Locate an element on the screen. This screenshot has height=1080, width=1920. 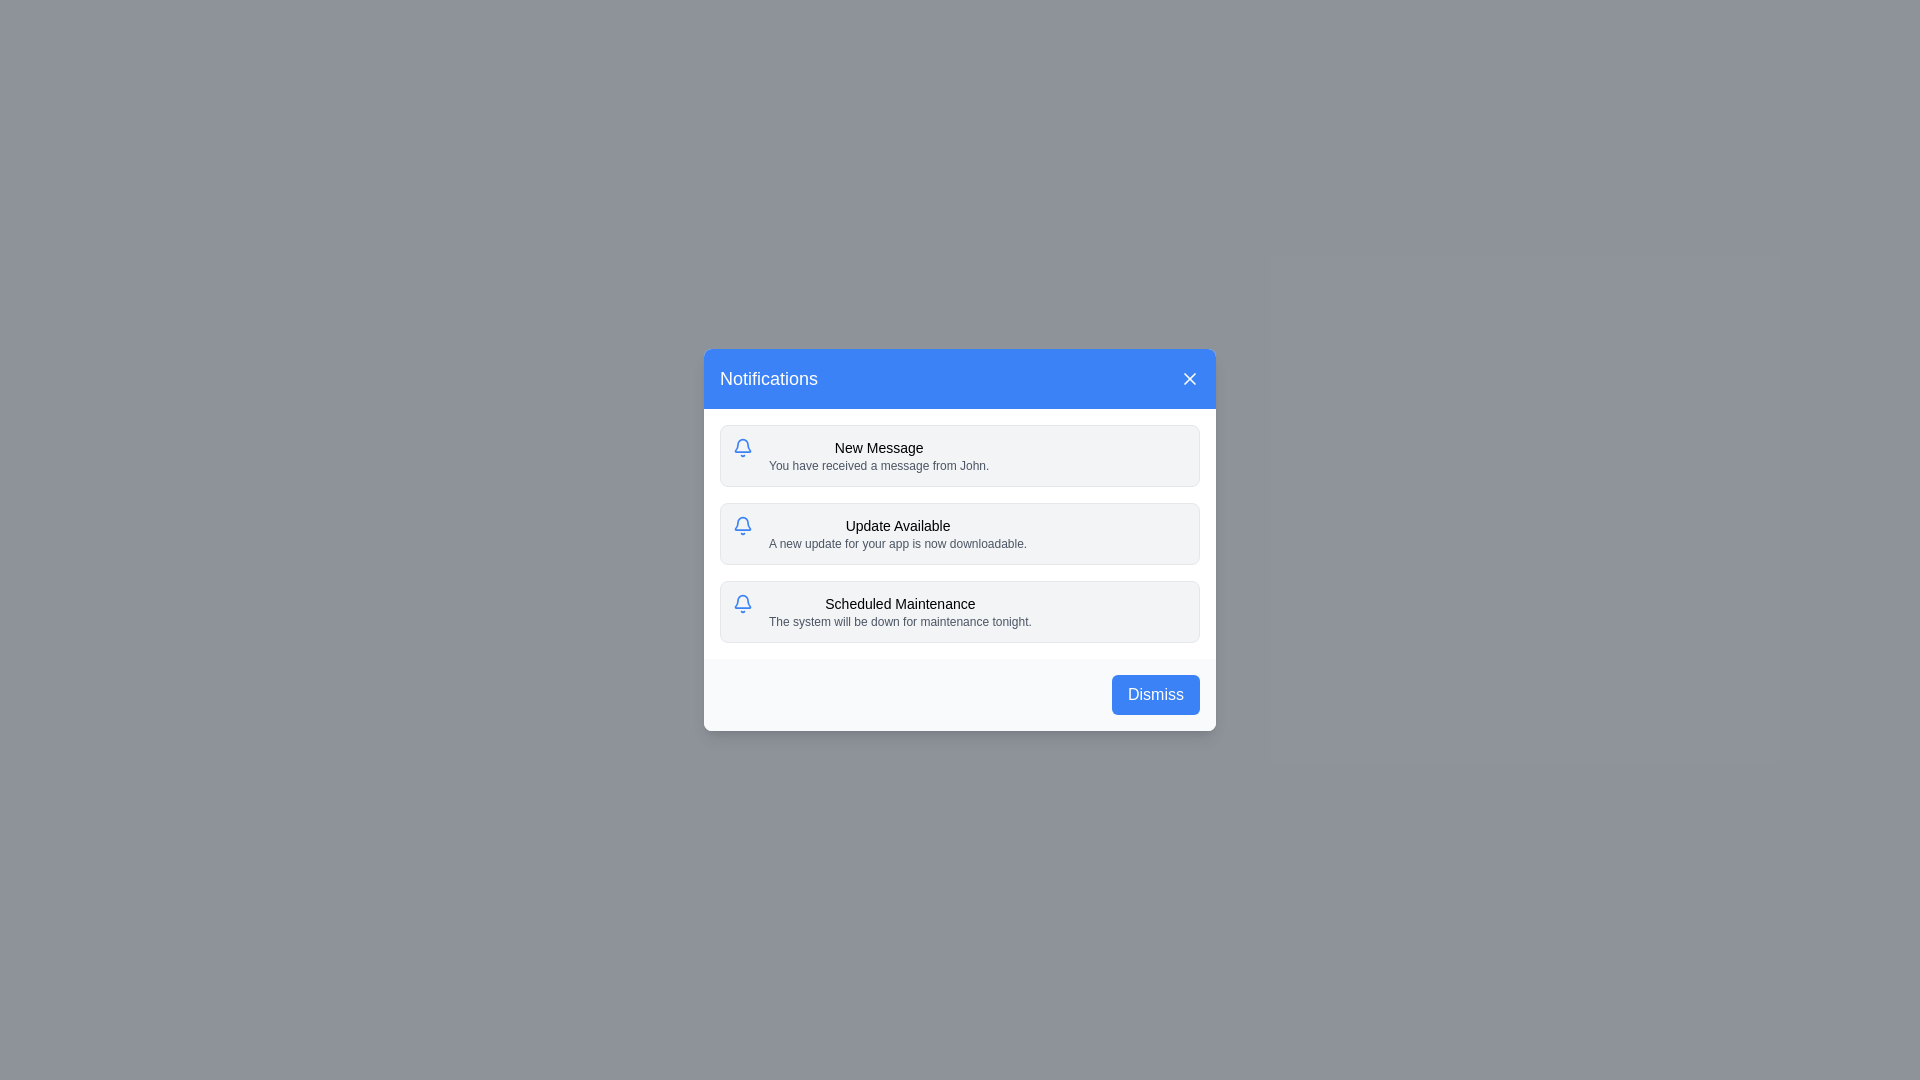
the third notification card in the Notifications dialog box that displays information about the upcoming system maintenance event is located at coordinates (960, 611).